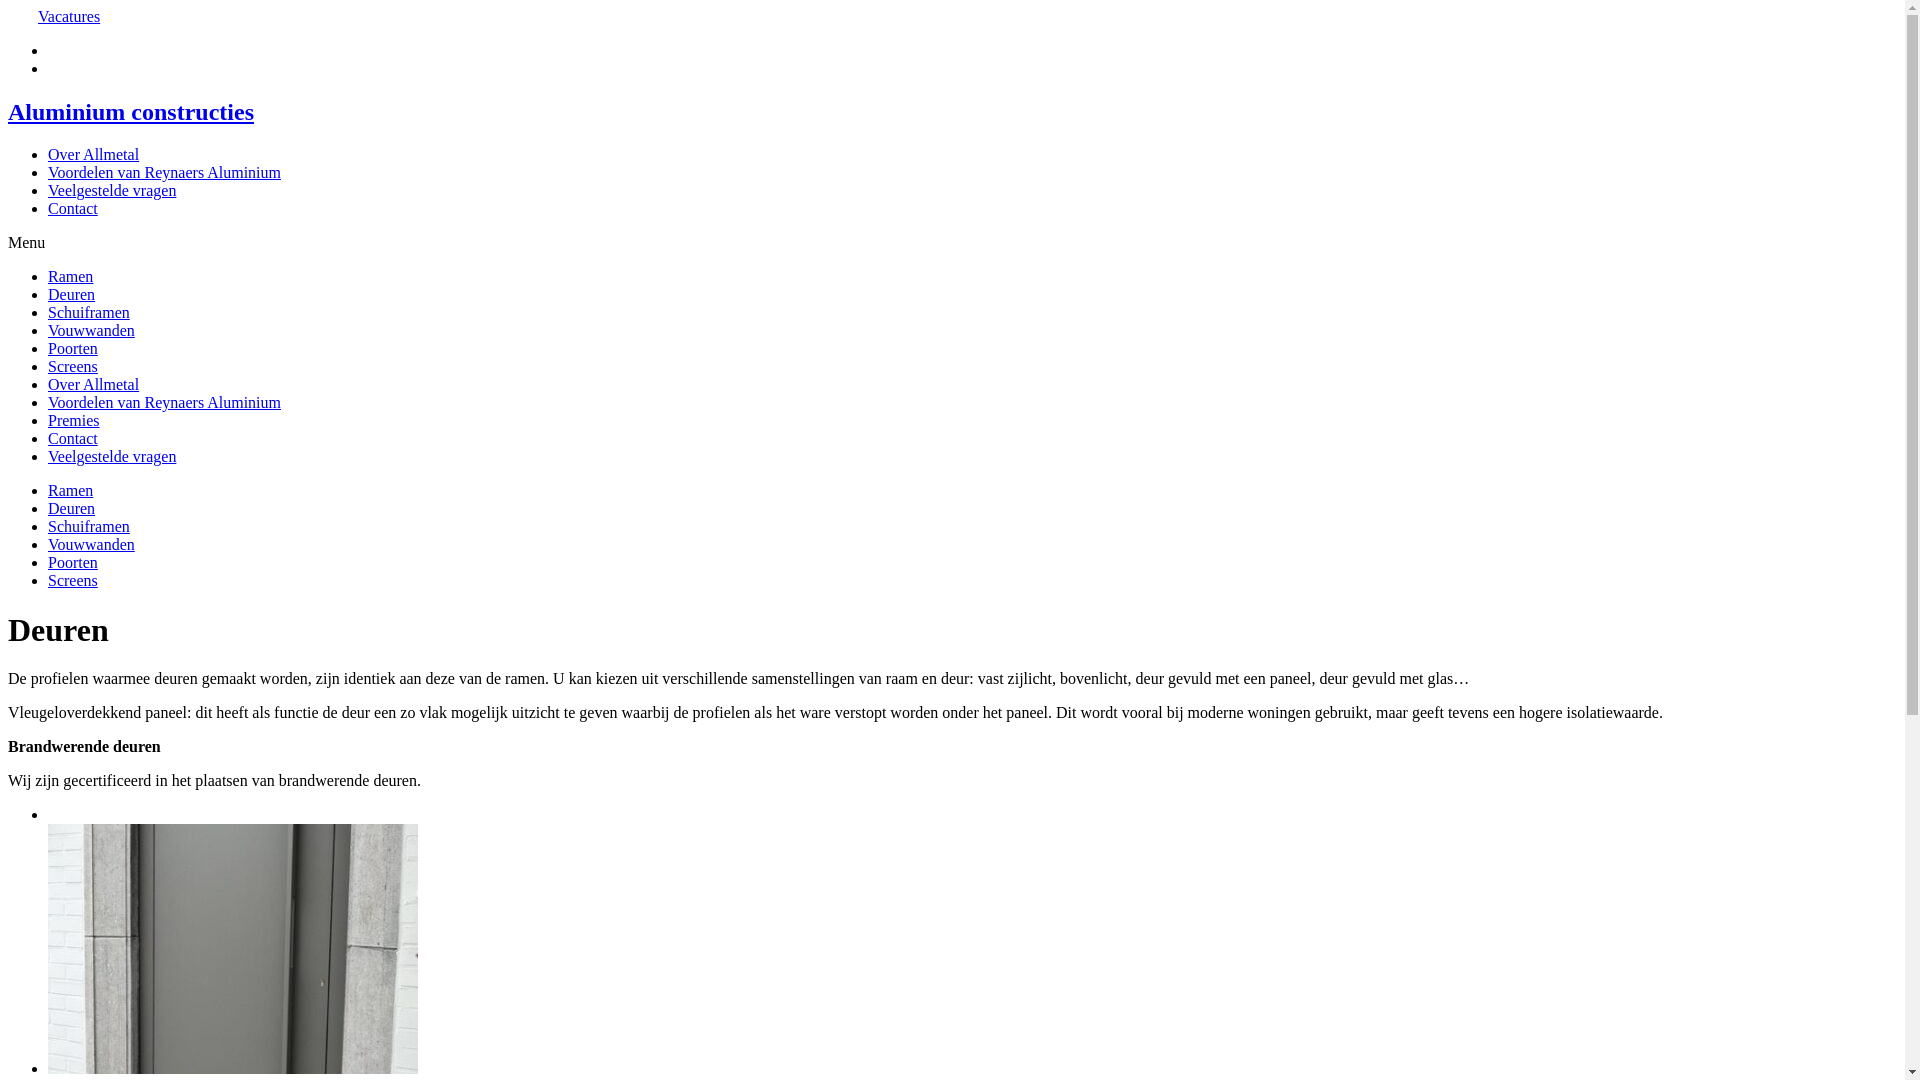  I want to click on 'Poorten', so click(72, 562).